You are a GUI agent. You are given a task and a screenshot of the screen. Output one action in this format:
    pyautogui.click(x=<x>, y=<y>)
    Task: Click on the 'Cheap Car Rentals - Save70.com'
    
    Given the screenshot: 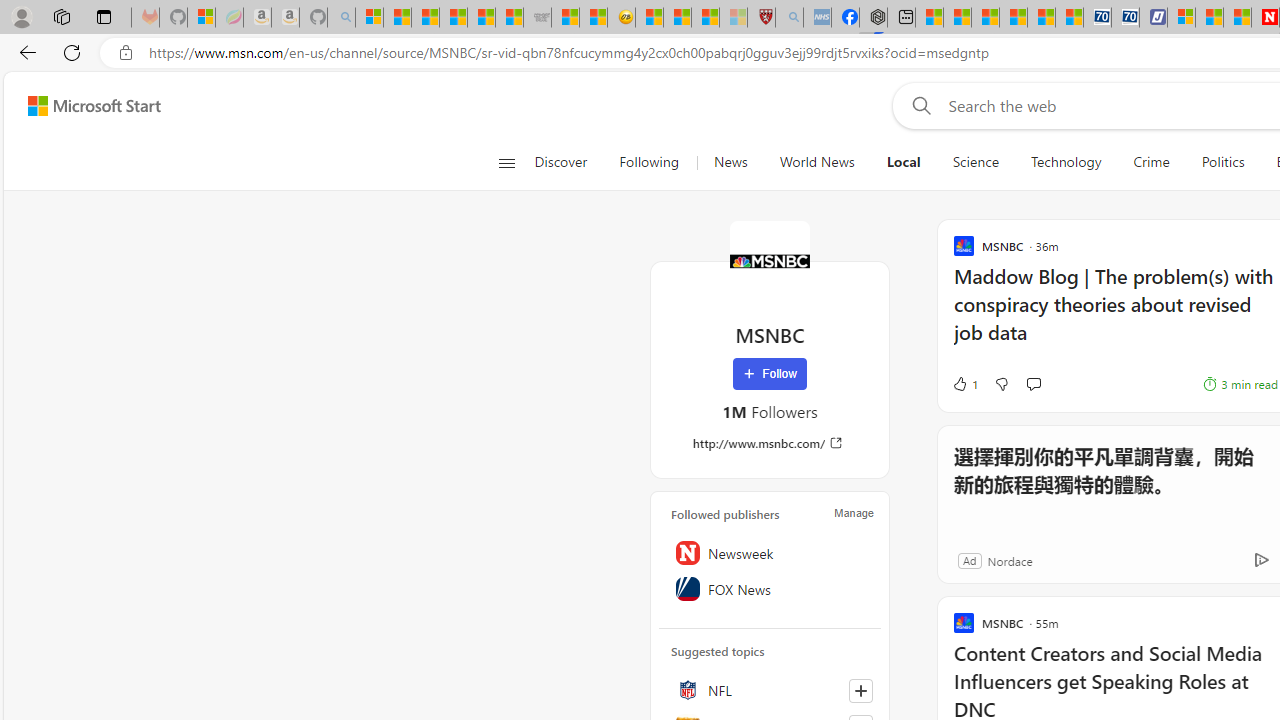 What is the action you would take?
    pyautogui.click(x=1096, y=17)
    